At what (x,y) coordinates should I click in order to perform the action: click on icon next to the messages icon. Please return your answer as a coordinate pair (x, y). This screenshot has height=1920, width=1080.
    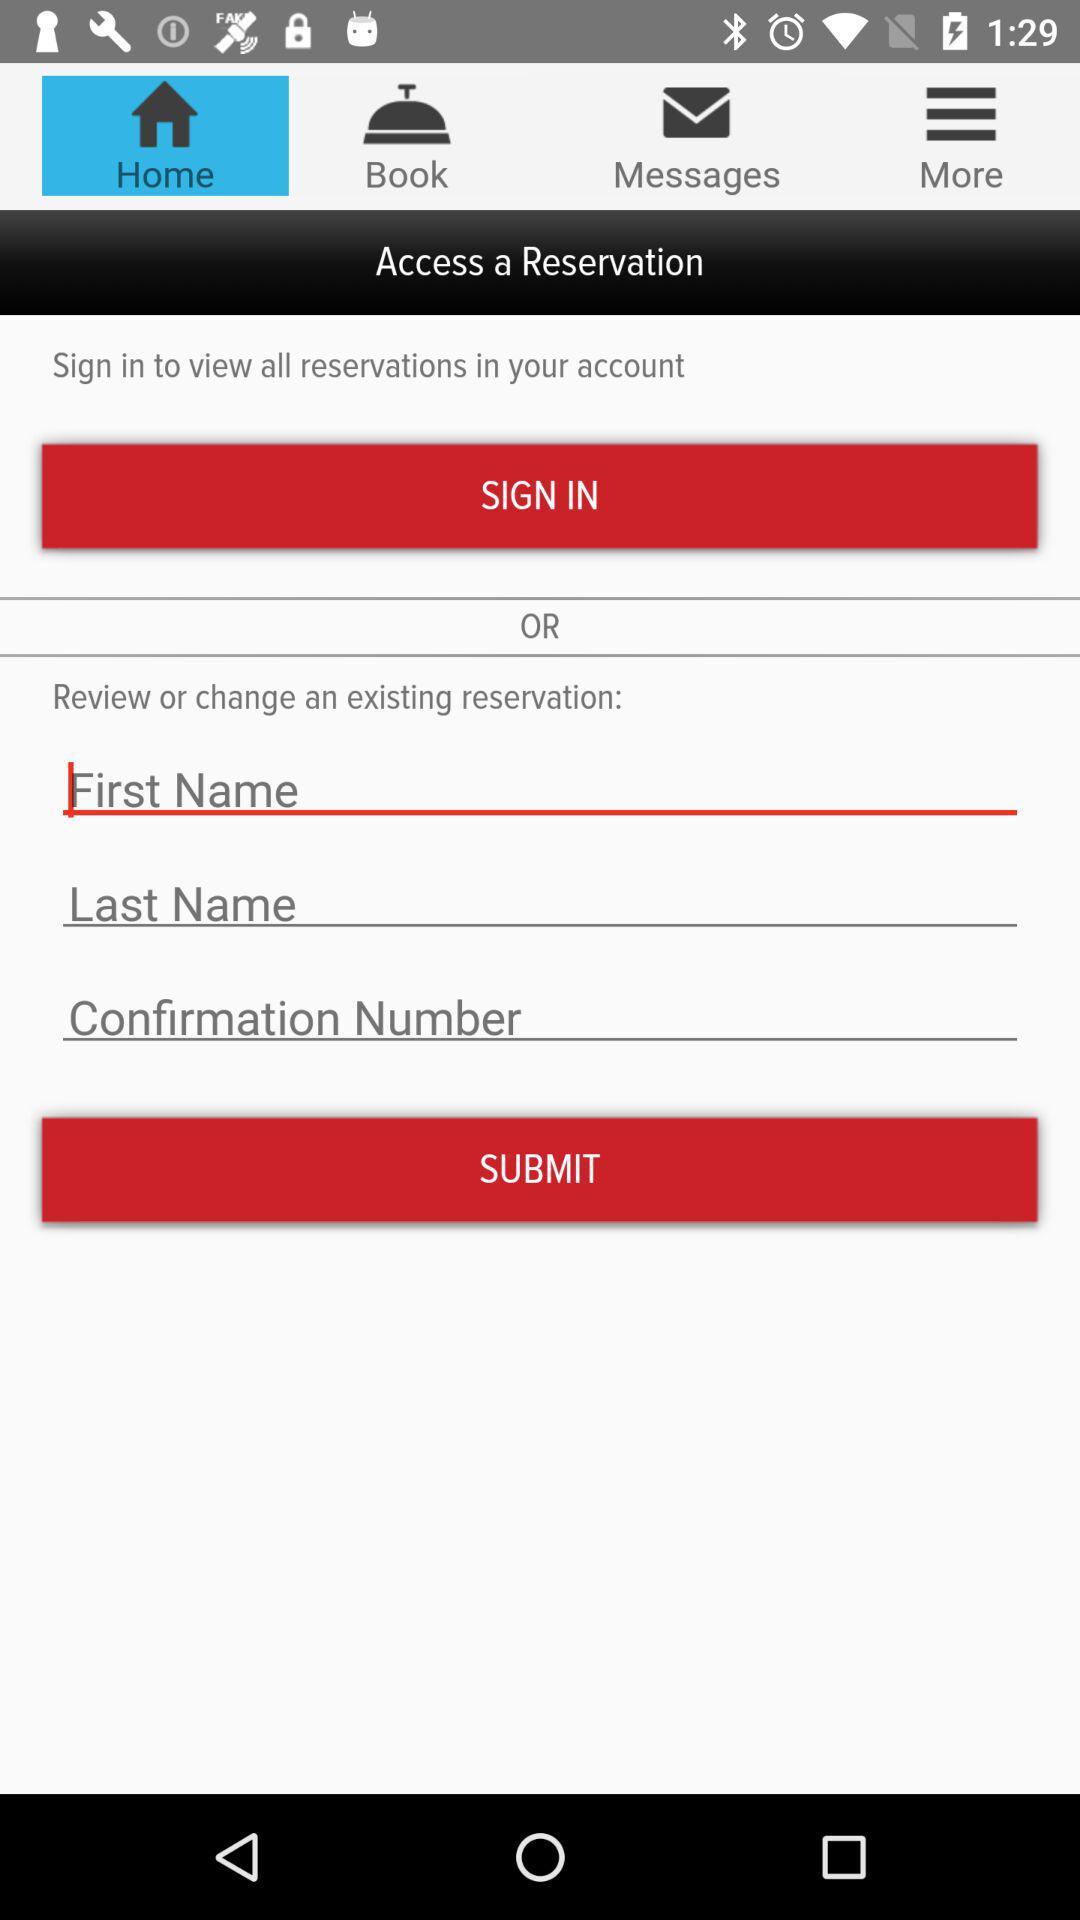
    Looking at the image, I should click on (960, 134).